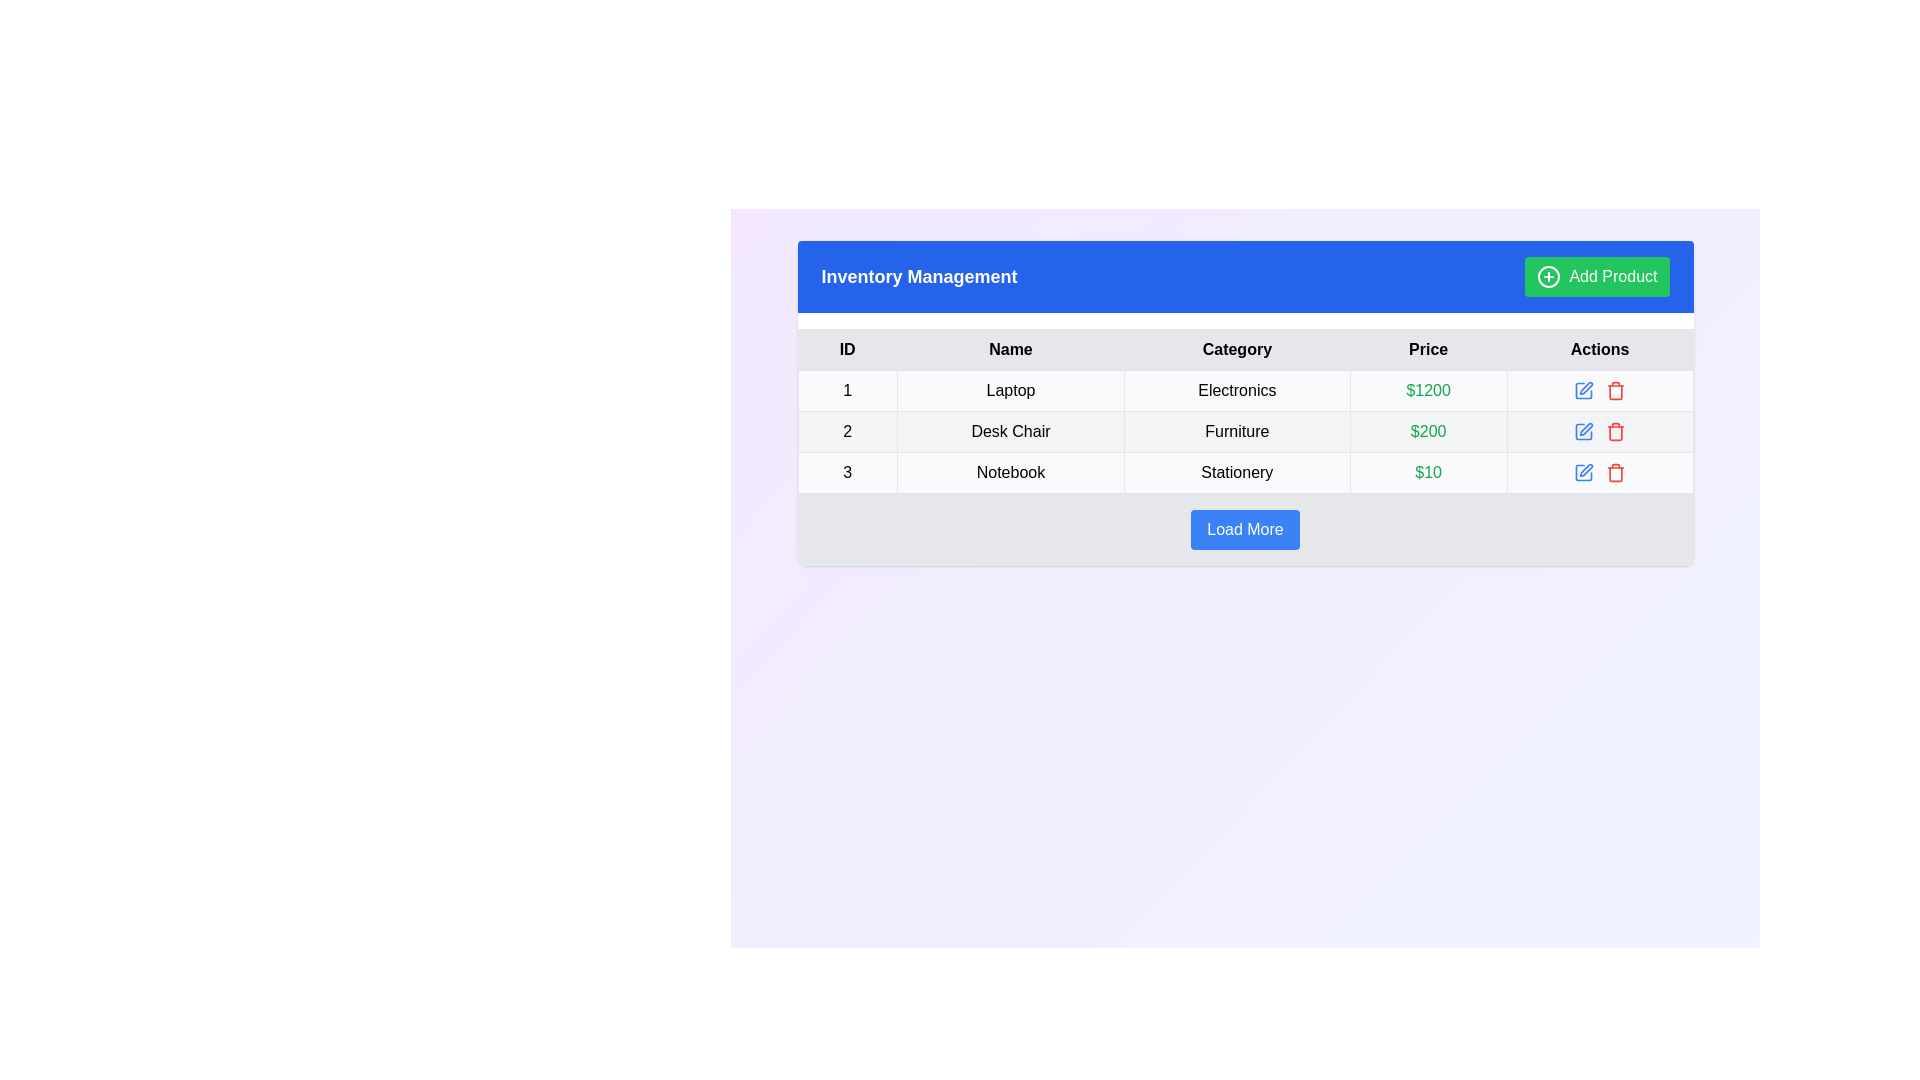  I want to click on the 'Add New Product' button located in the top-right corner of the blue header bar, so click(1596, 277).